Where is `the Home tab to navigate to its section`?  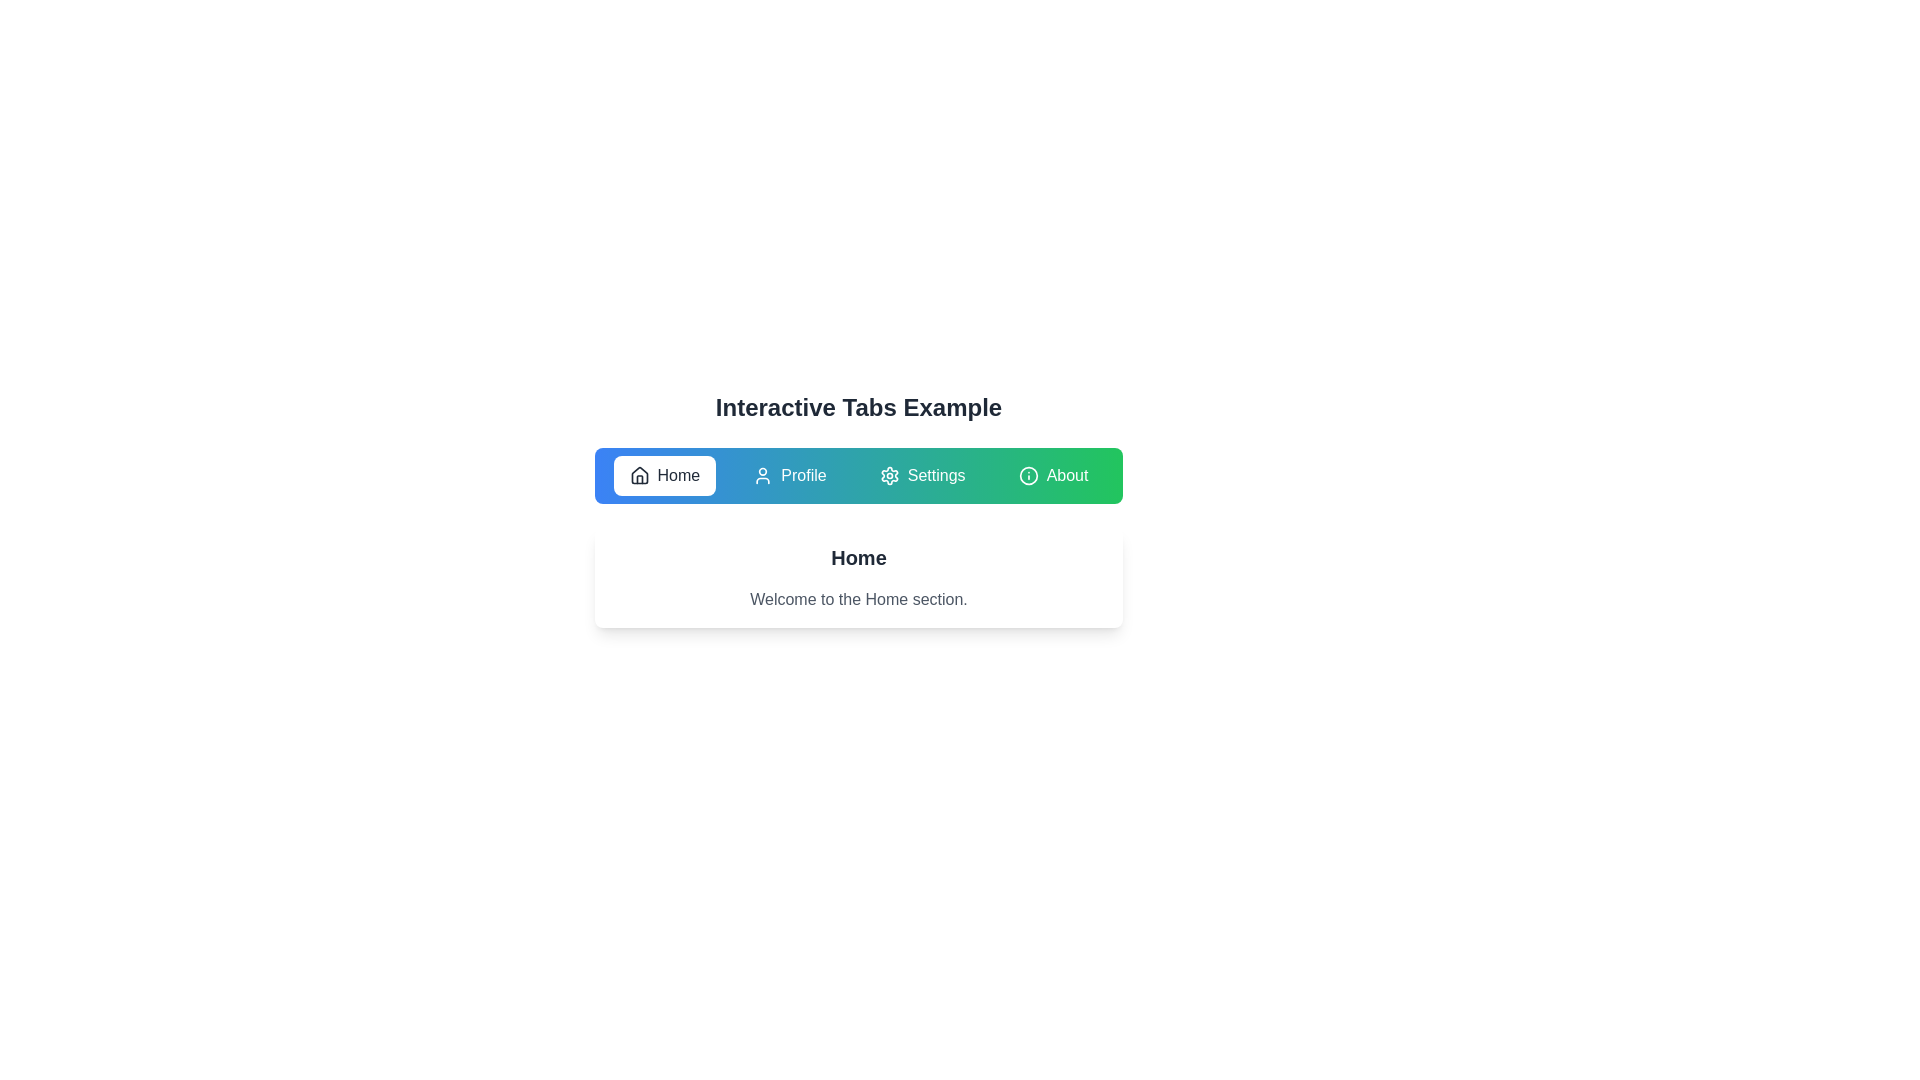
the Home tab to navigate to its section is located at coordinates (664, 475).